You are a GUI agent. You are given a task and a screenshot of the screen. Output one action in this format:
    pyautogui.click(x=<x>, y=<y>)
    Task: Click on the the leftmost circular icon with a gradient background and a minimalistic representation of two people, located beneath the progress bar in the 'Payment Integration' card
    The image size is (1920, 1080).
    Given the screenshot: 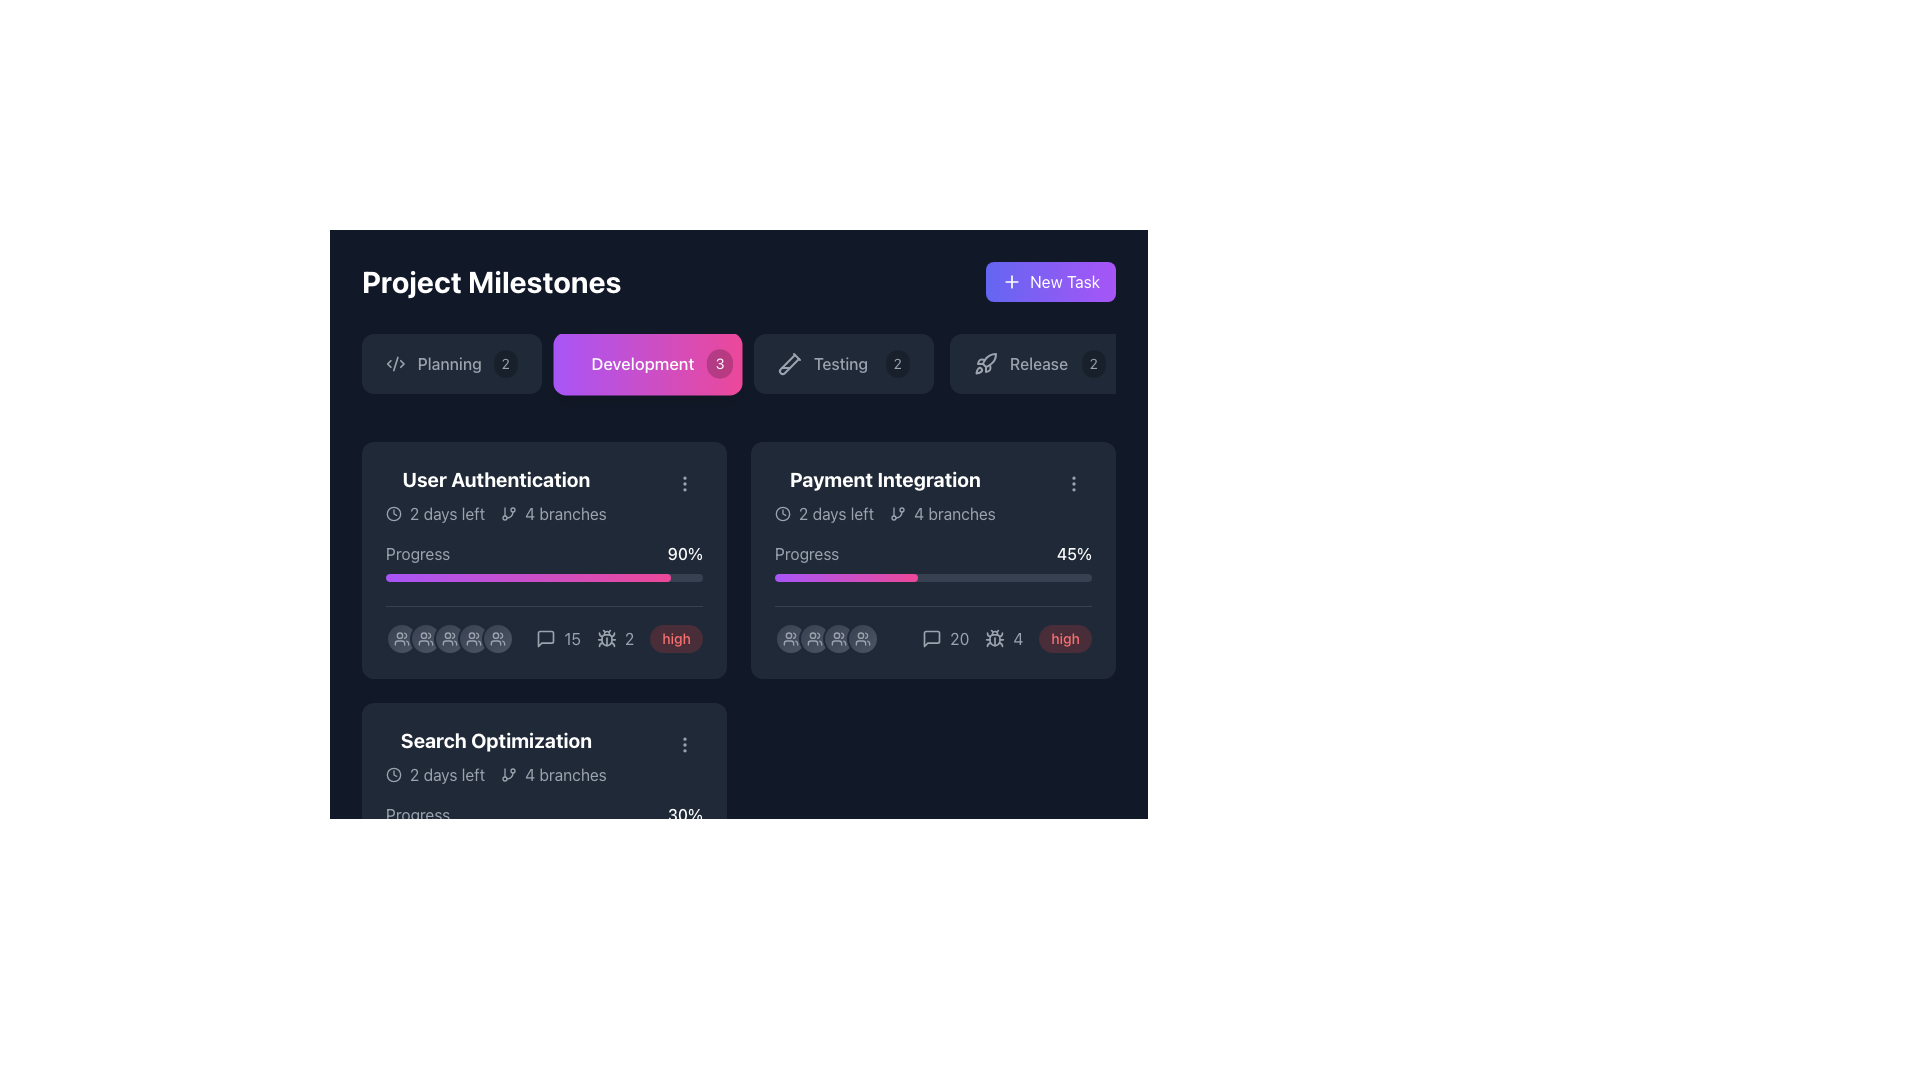 What is the action you would take?
    pyautogui.click(x=790, y=639)
    